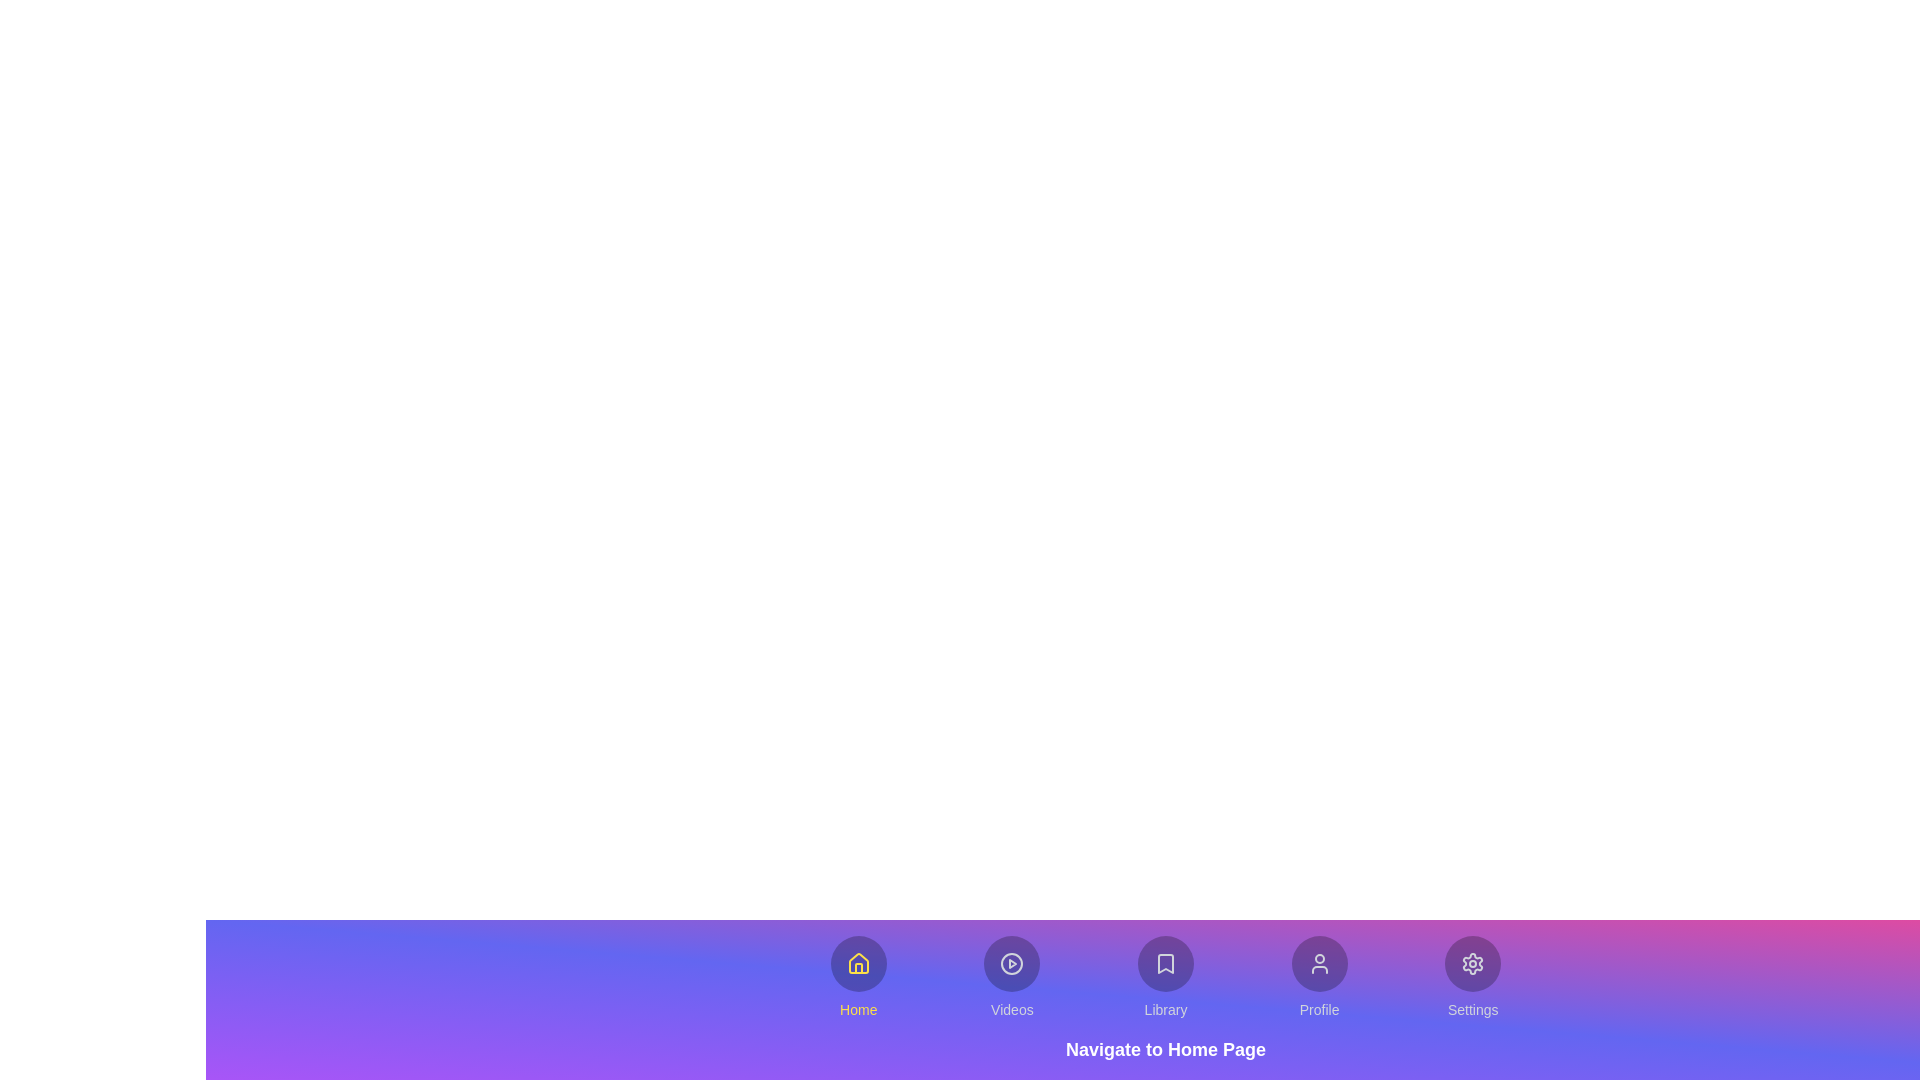 The height and width of the screenshot is (1080, 1920). What do you see at coordinates (1165, 977) in the screenshot?
I see `the button labeled Library to explore its hover effects` at bounding box center [1165, 977].